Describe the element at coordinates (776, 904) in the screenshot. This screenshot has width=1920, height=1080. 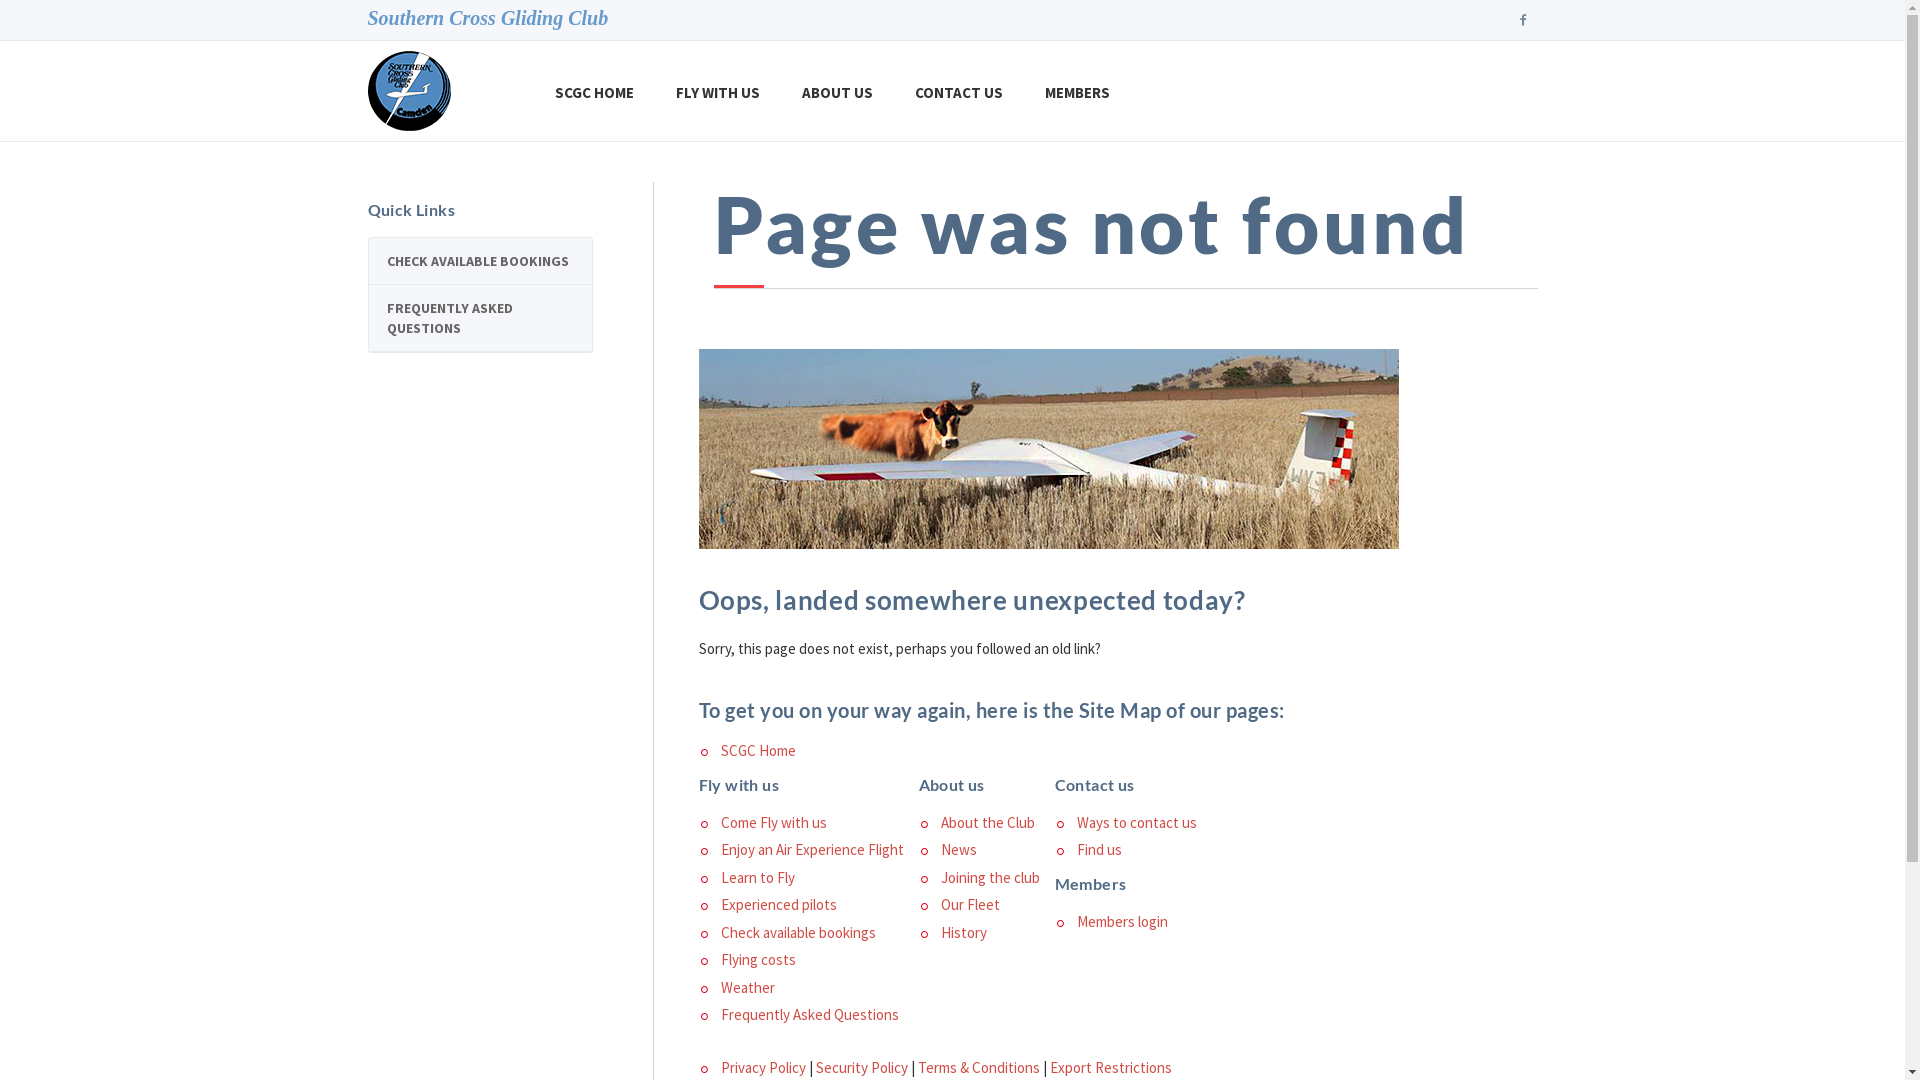
I see `'Experienced pilots'` at that location.